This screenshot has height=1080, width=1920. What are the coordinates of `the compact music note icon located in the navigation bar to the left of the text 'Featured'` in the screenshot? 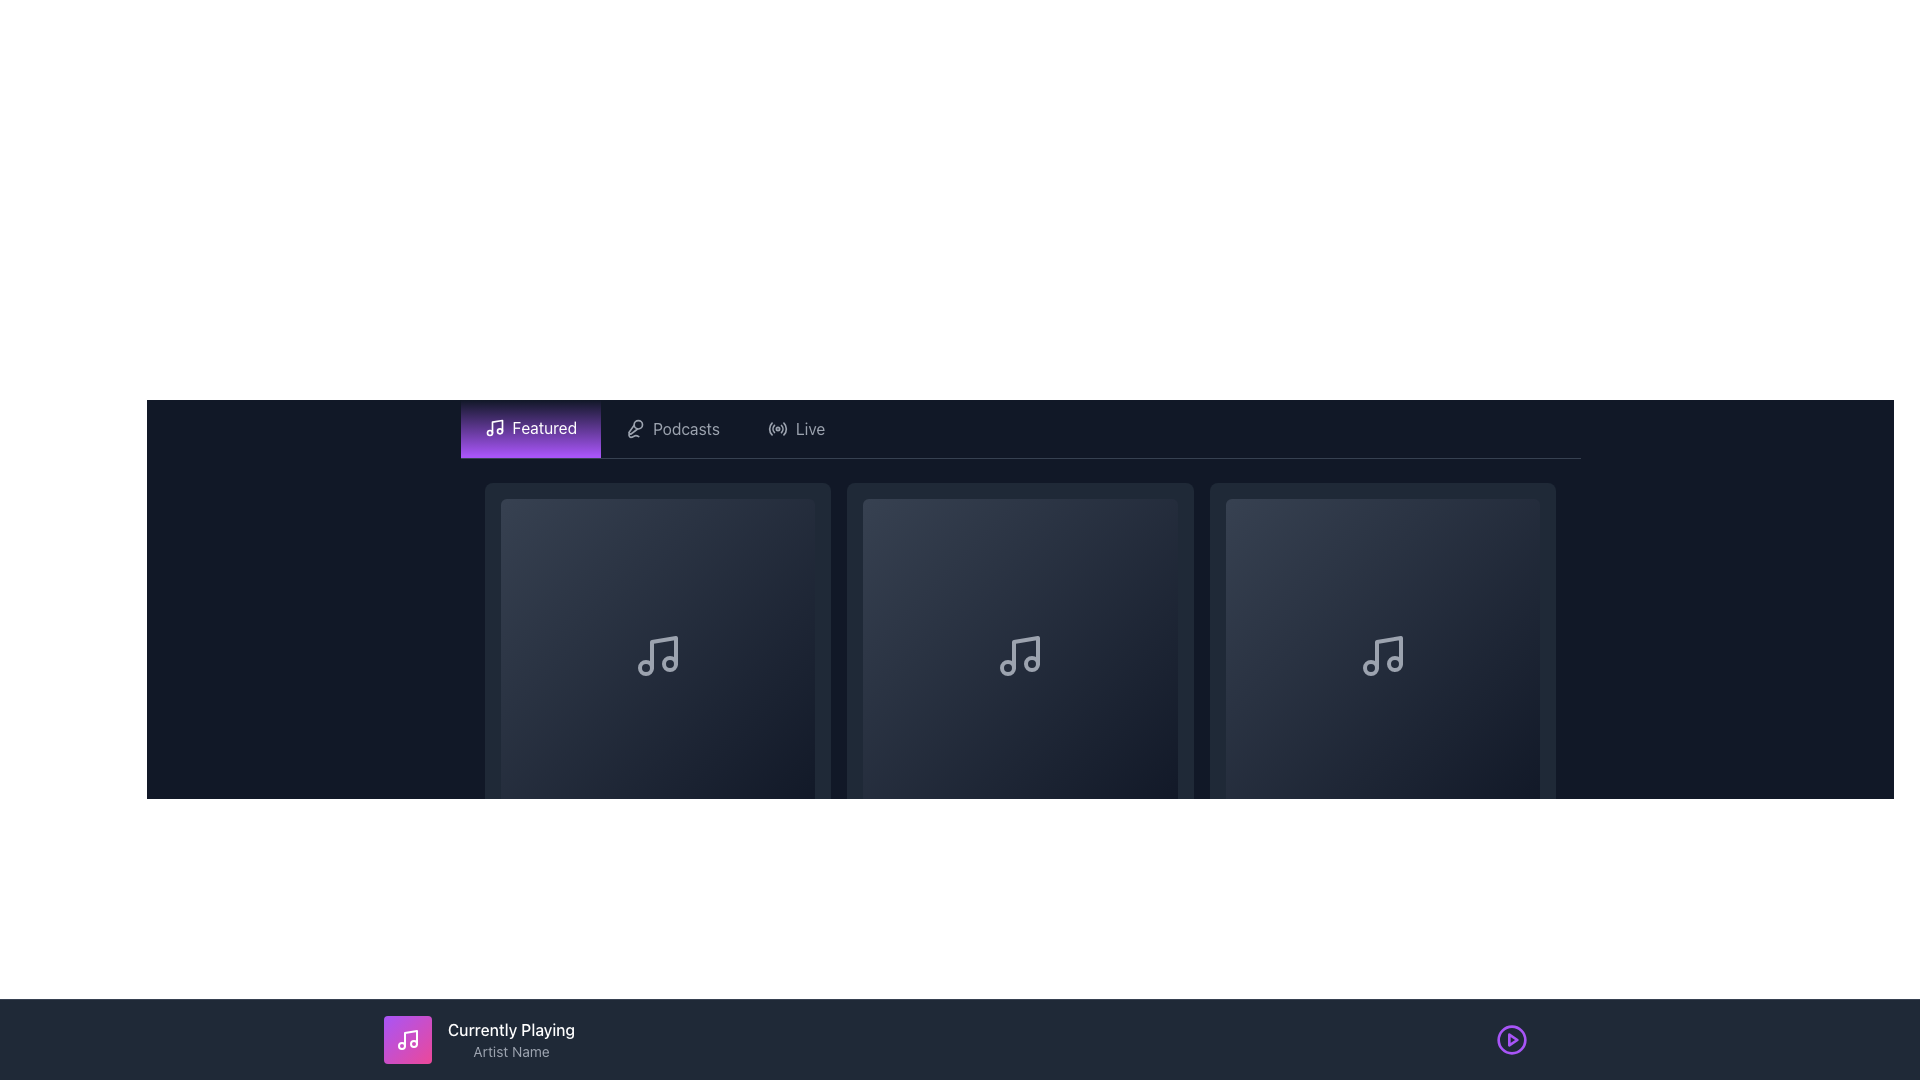 It's located at (494, 427).